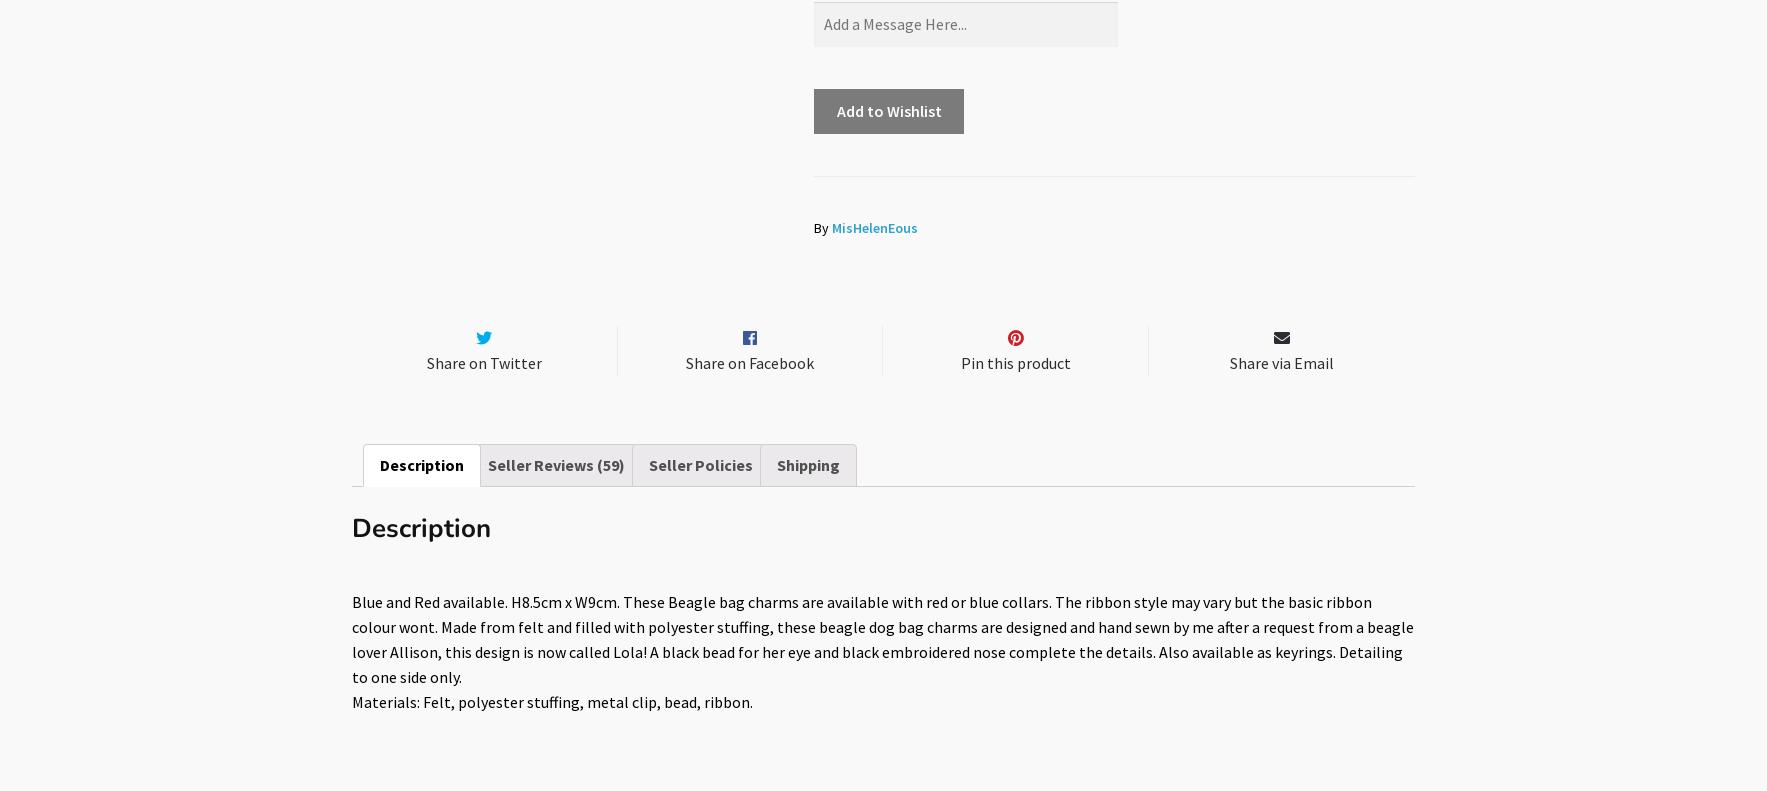  I want to click on 'Share on Facebook', so click(684, 361).